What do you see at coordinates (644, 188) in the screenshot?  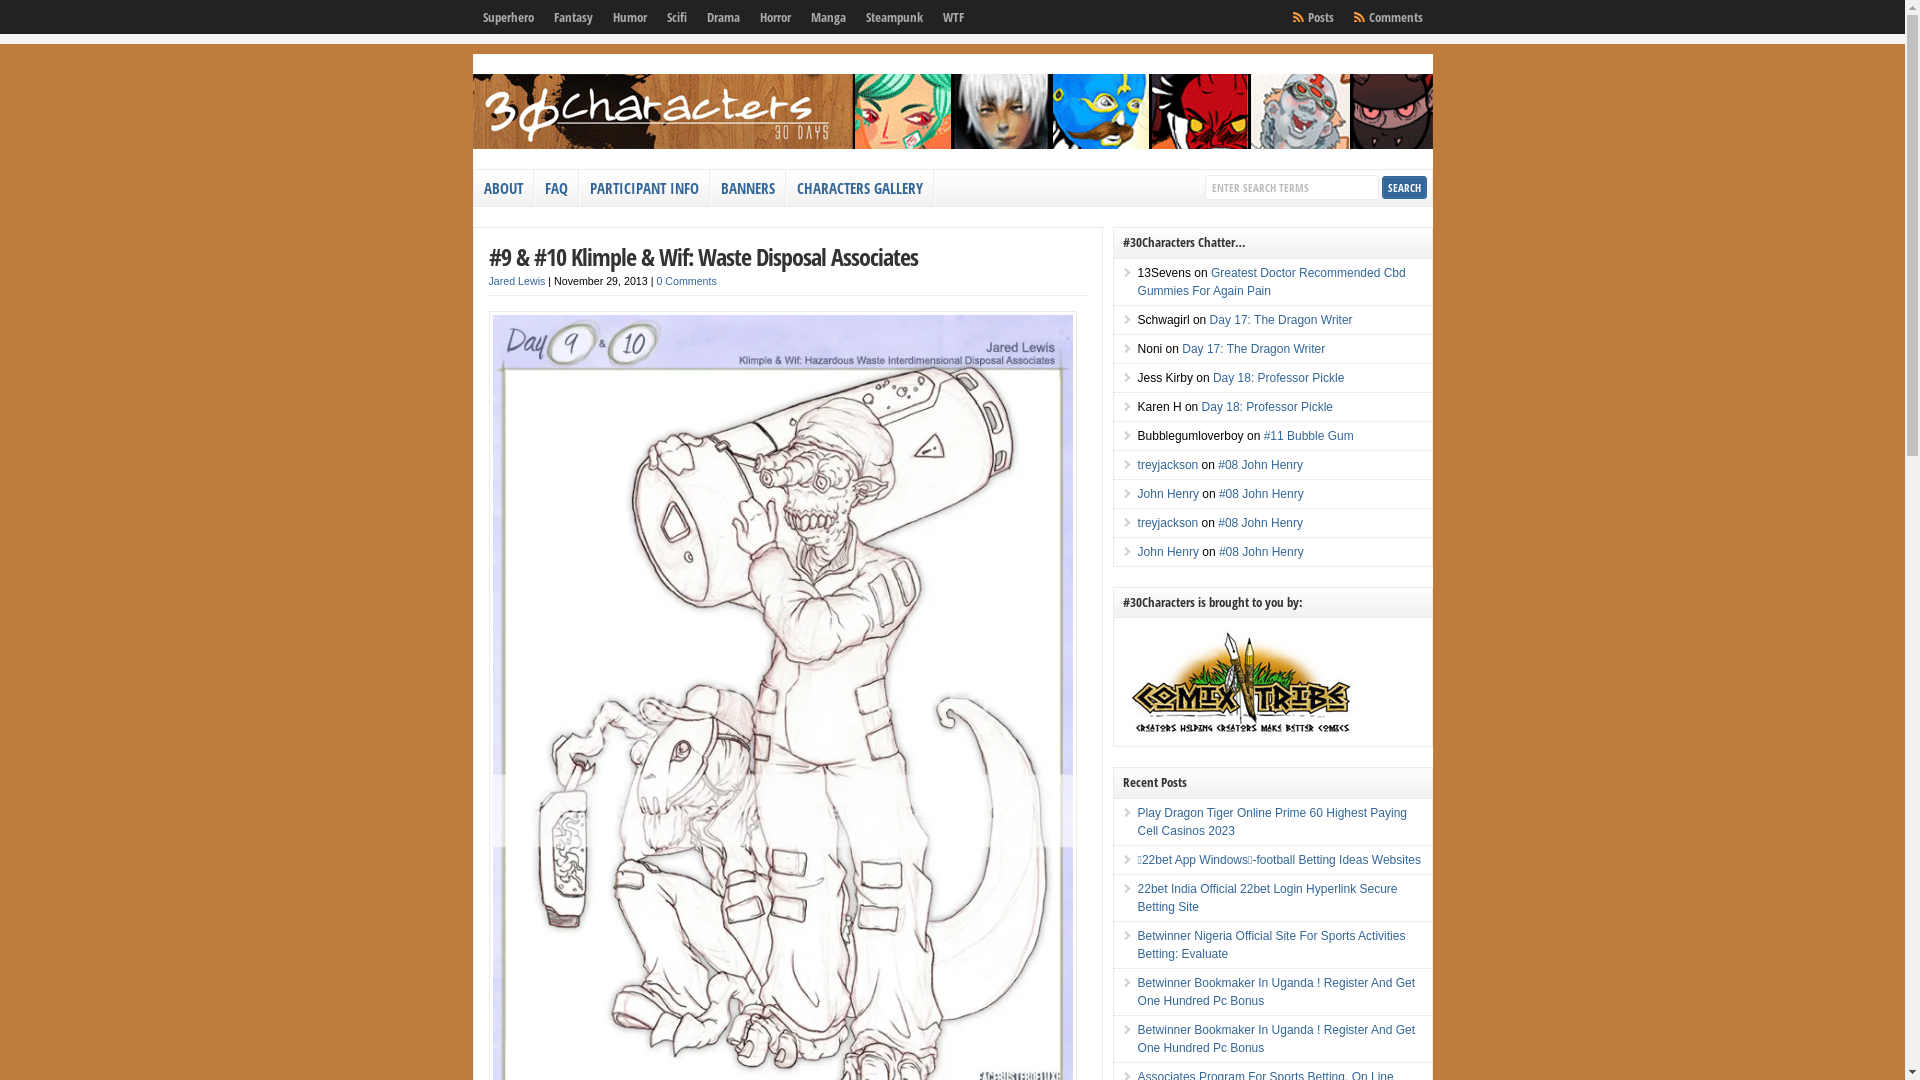 I see `'PARTICIPANT INFO'` at bounding box center [644, 188].